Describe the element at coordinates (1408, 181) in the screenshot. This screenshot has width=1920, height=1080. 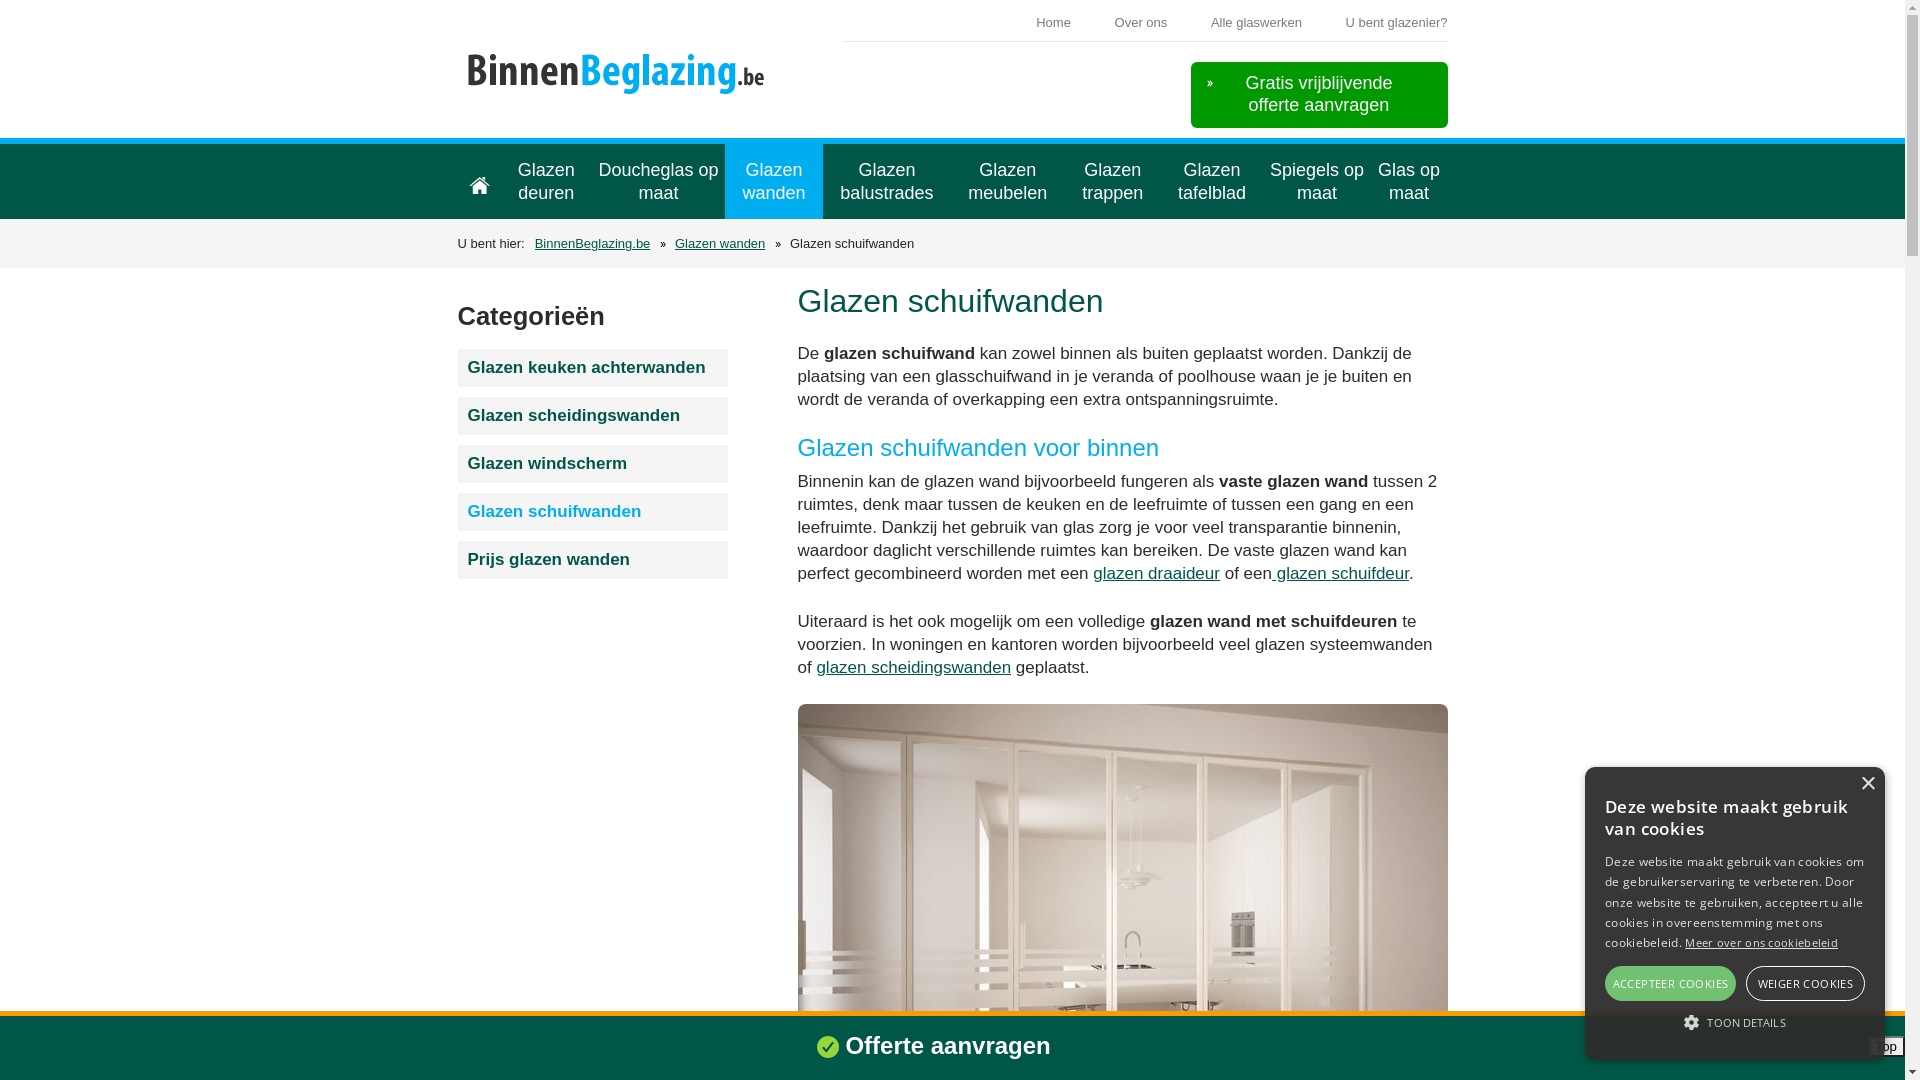
I see `'Glas op maat'` at that location.